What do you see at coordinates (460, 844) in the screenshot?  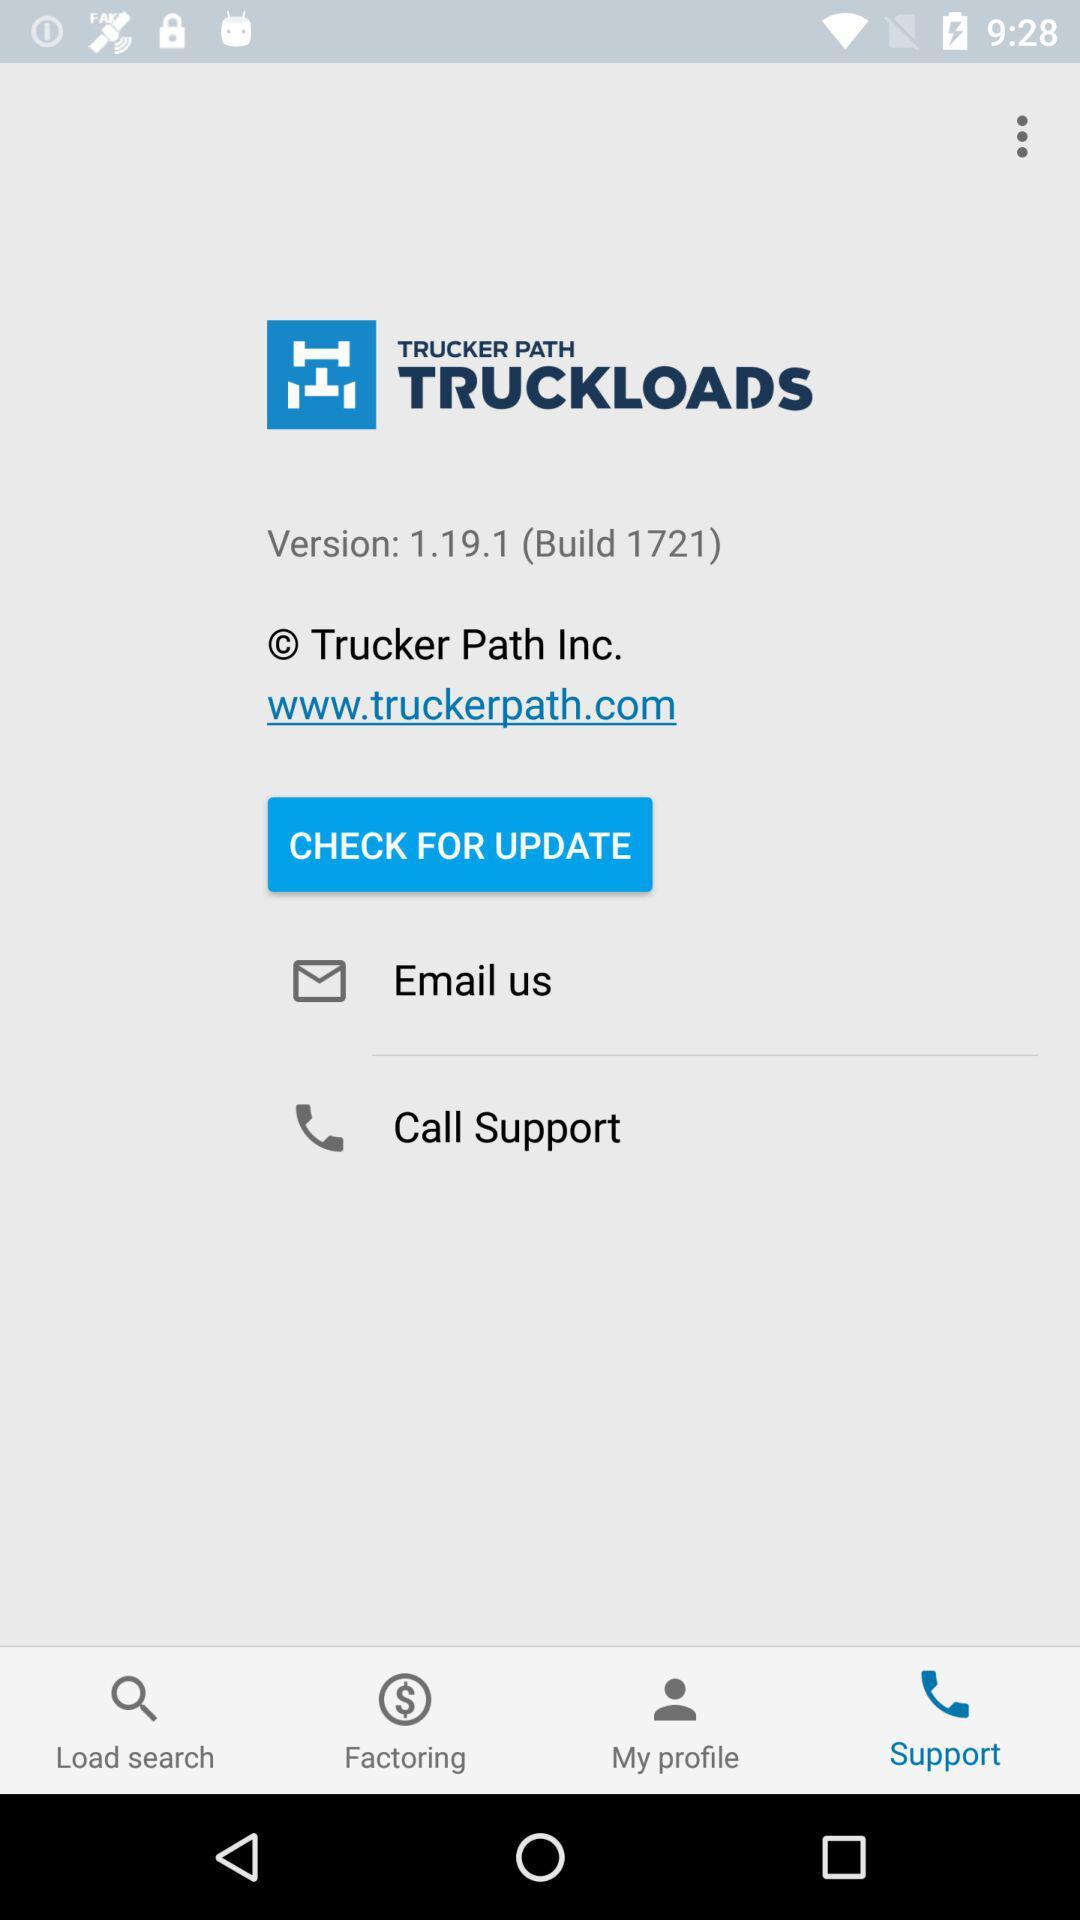 I see `item above the email us icon` at bounding box center [460, 844].